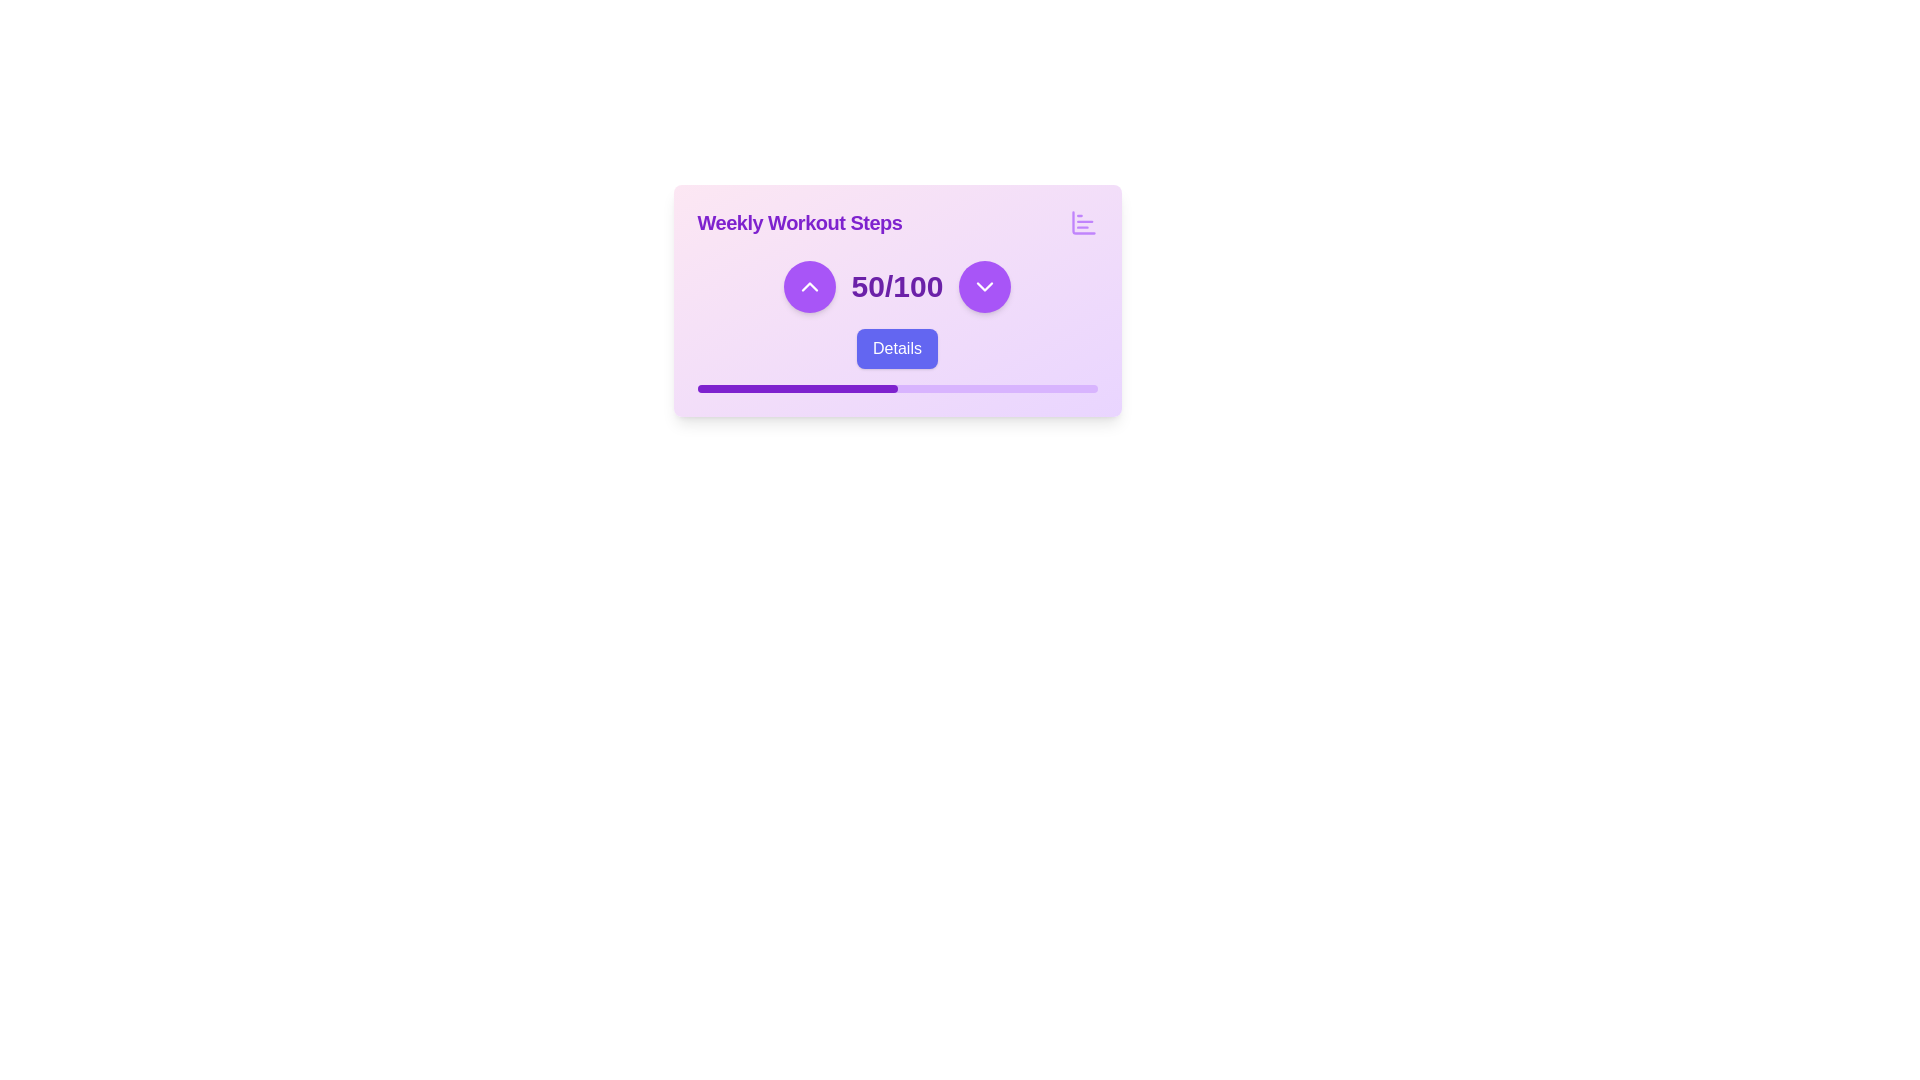 The image size is (1920, 1080). I want to click on the chevron-down icon, which is styled in white on a purple circular background, located within a card-like interface, so click(985, 286).